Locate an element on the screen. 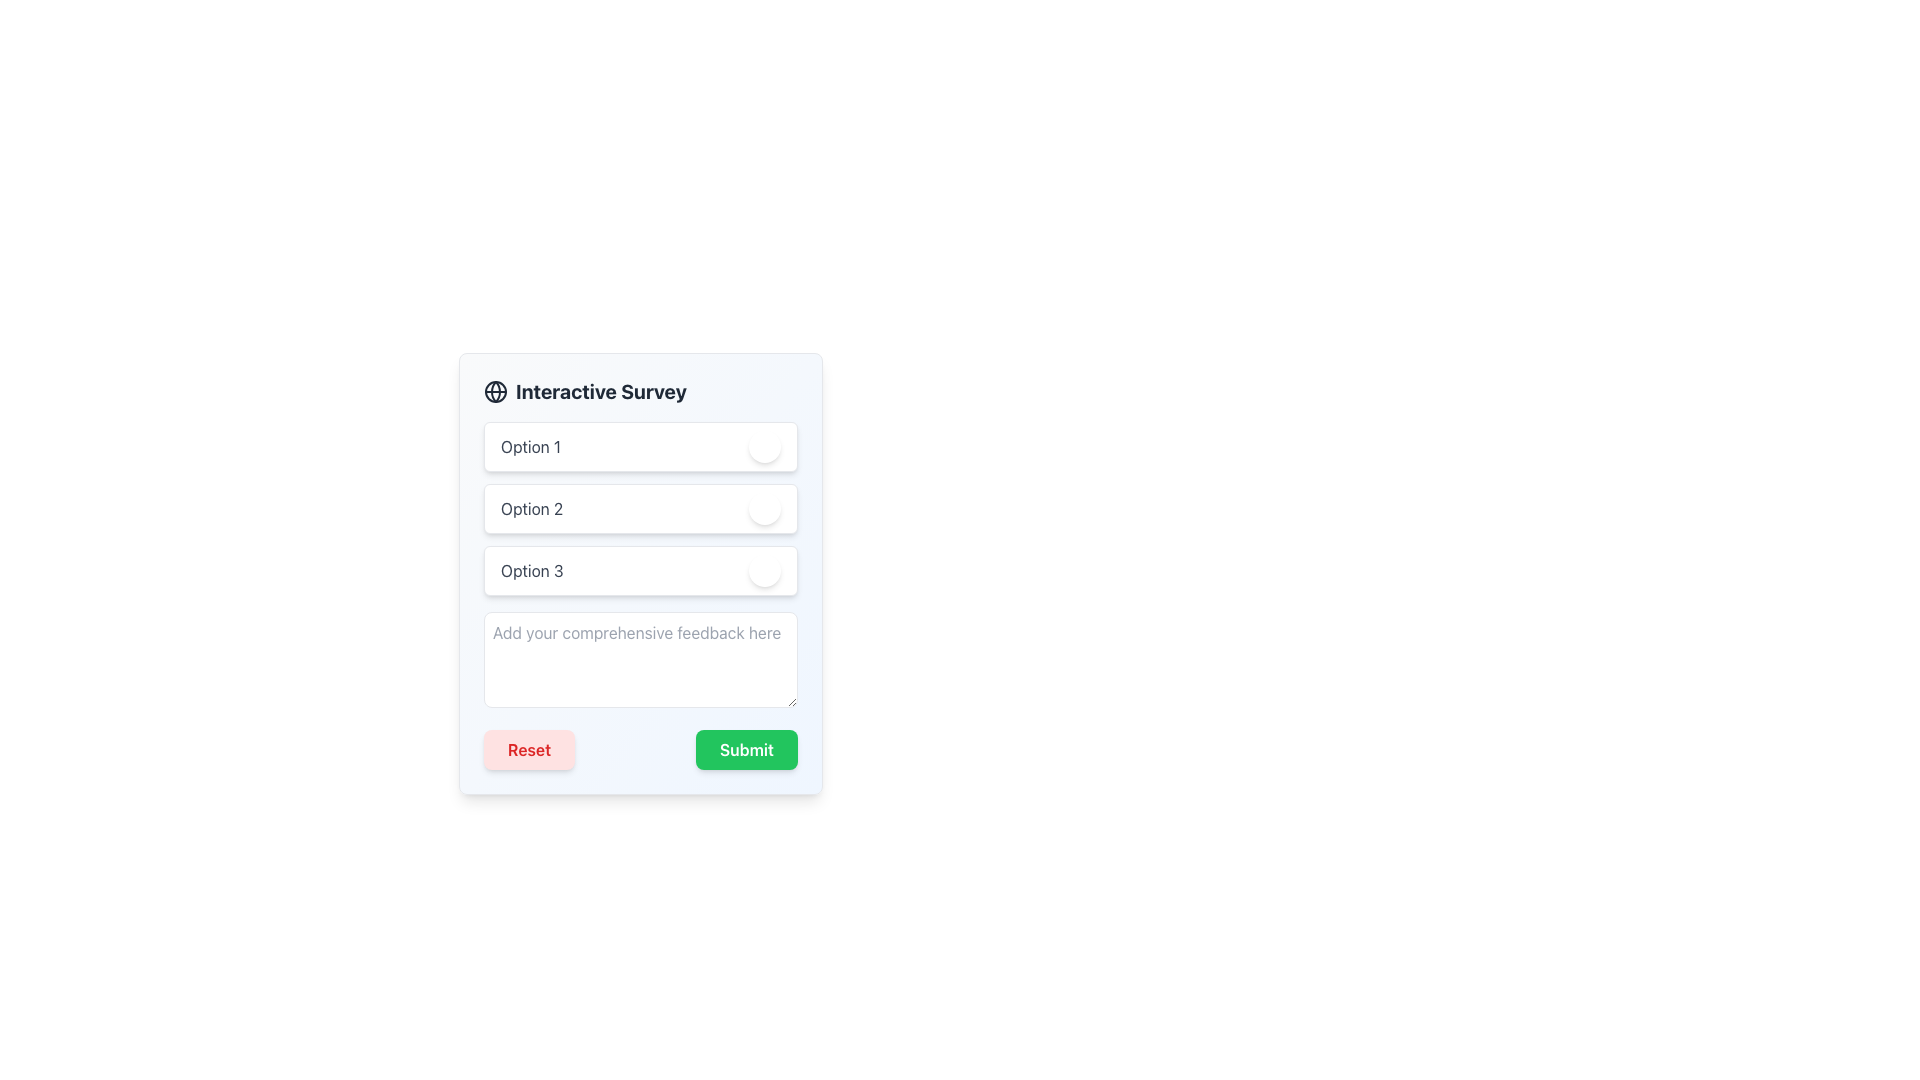  the reset button located at the bottom-left of the form interface is located at coordinates (529, 749).